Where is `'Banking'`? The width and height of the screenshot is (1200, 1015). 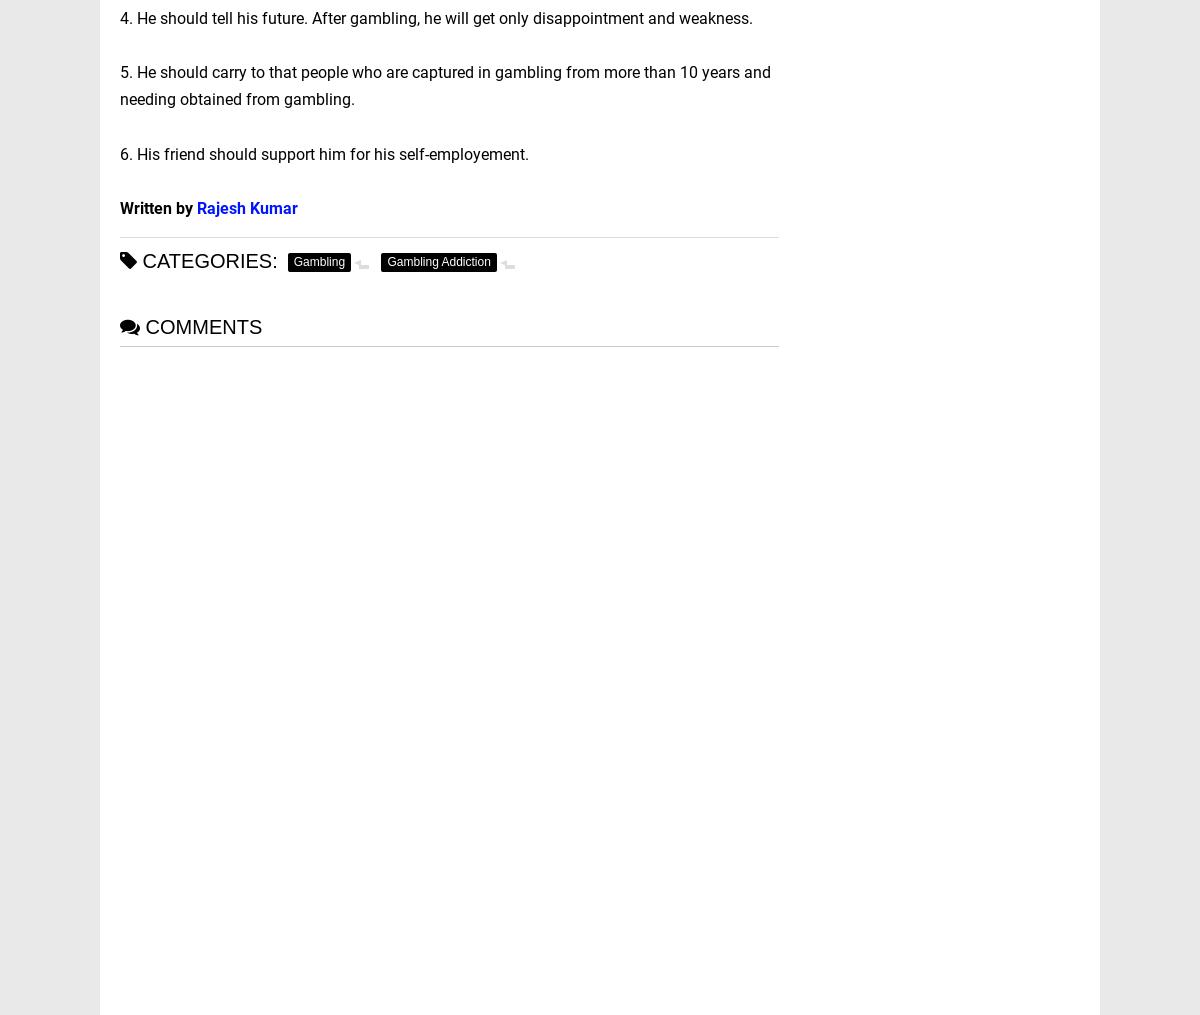
'Banking' is located at coordinates (888, 111).